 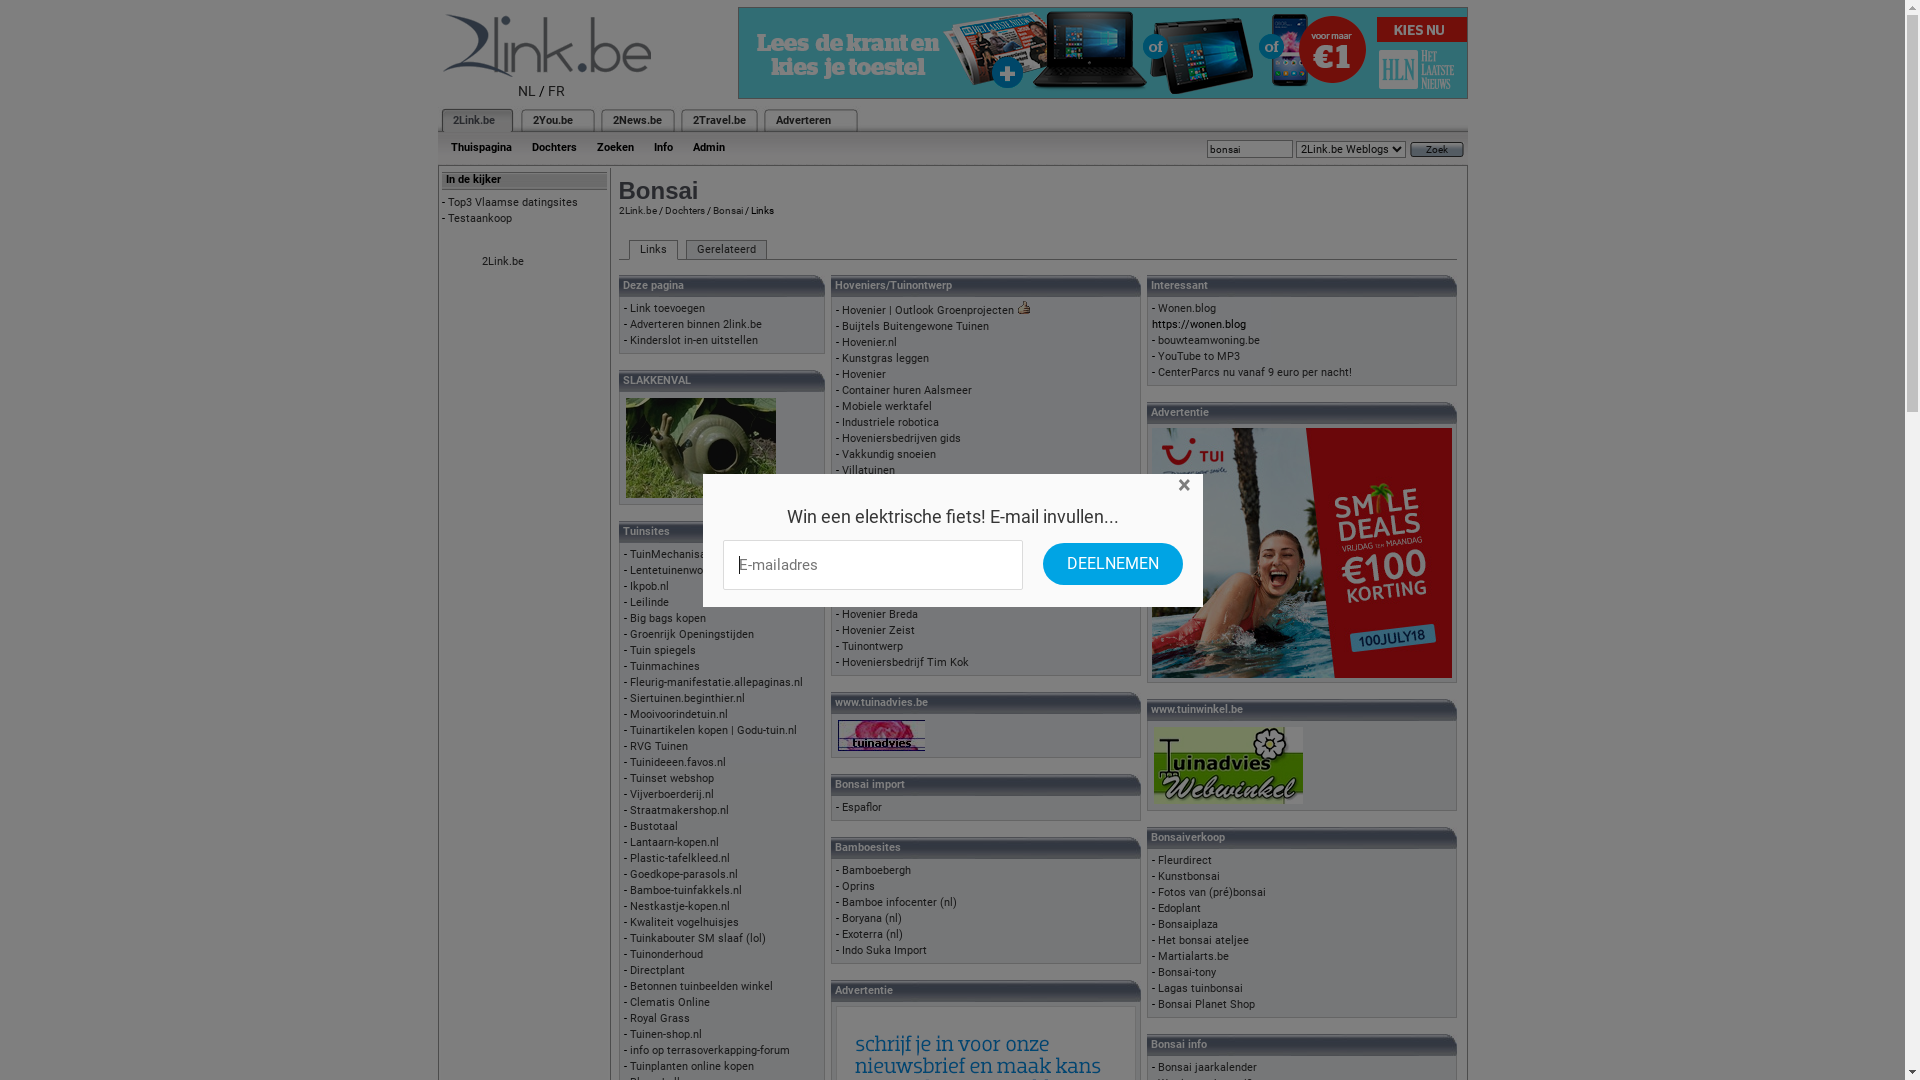 I want to click on 'Dochters', so click(x=554, y=146).